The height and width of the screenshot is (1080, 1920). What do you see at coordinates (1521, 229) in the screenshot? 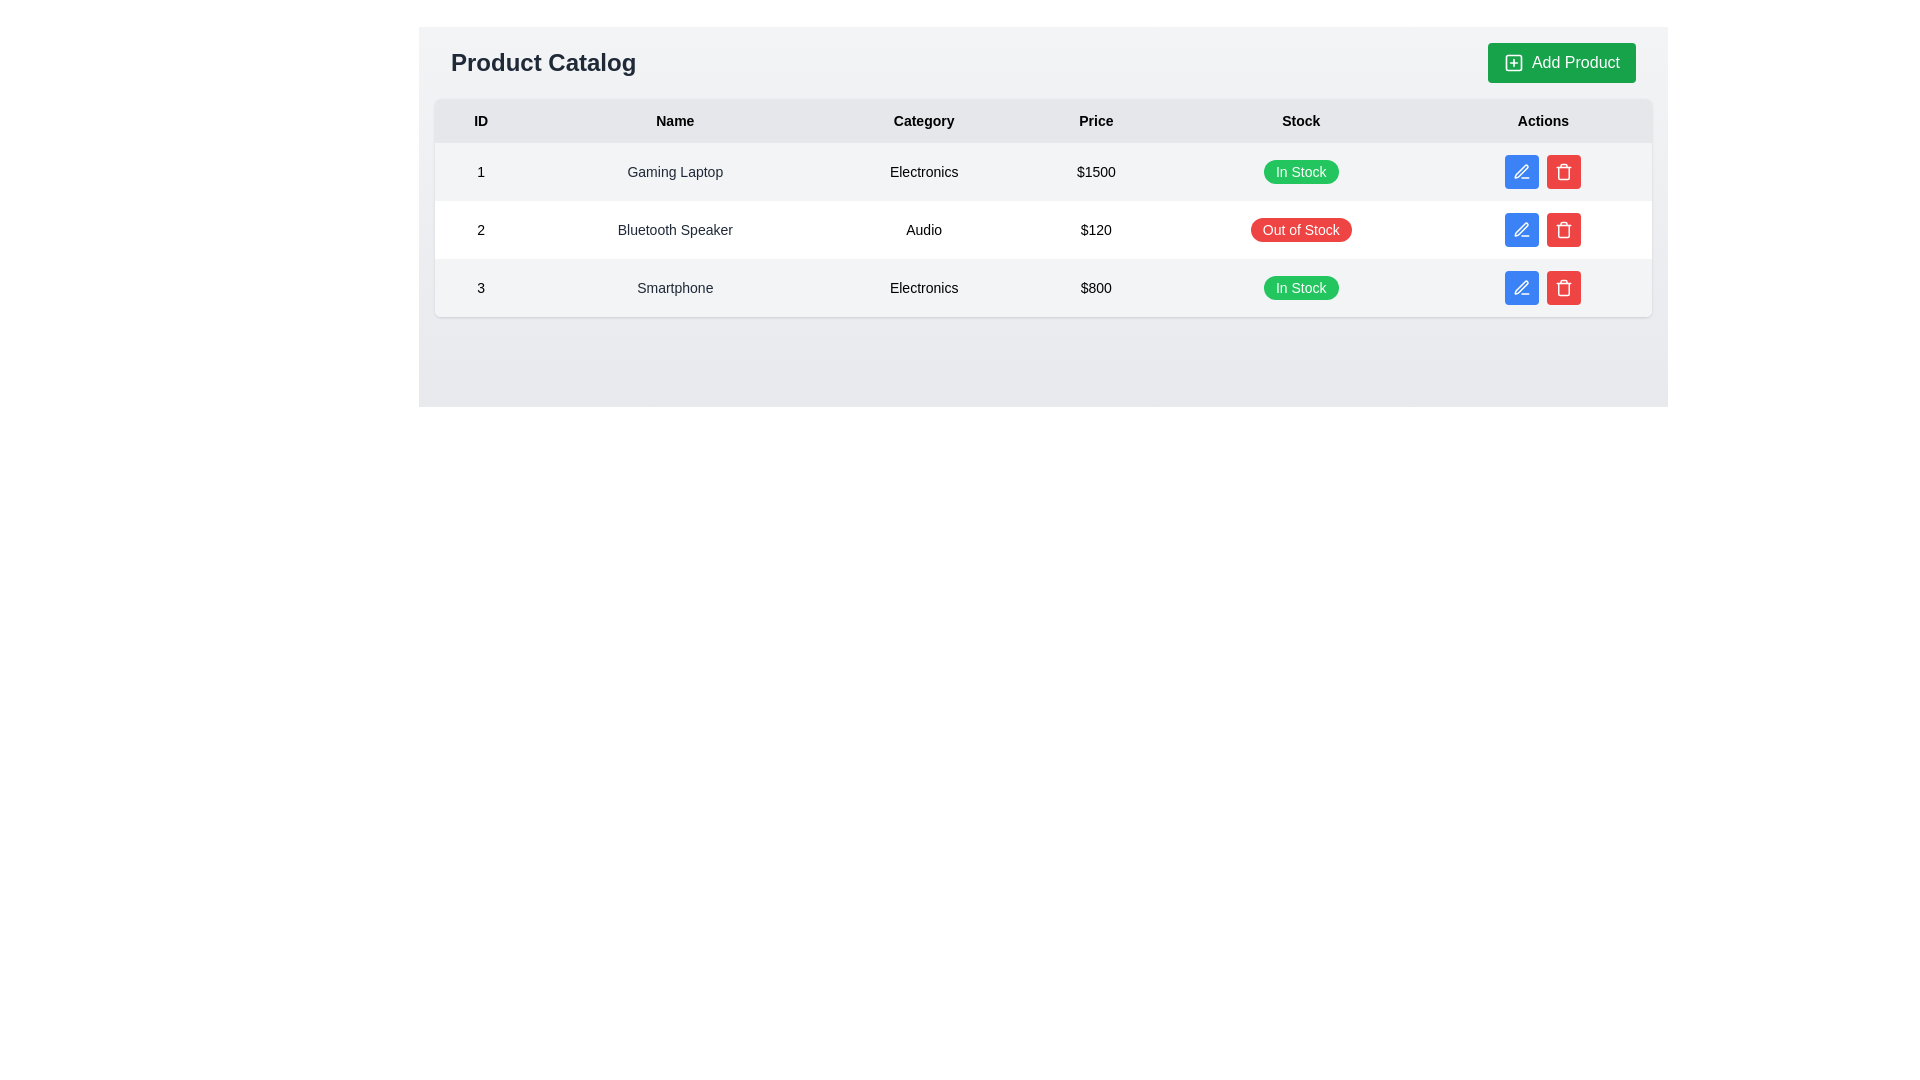
I see `the pen icon inside the 'Actions' column for the 'Bluetooth Speaker' product` at bounding box center [1521, 229].